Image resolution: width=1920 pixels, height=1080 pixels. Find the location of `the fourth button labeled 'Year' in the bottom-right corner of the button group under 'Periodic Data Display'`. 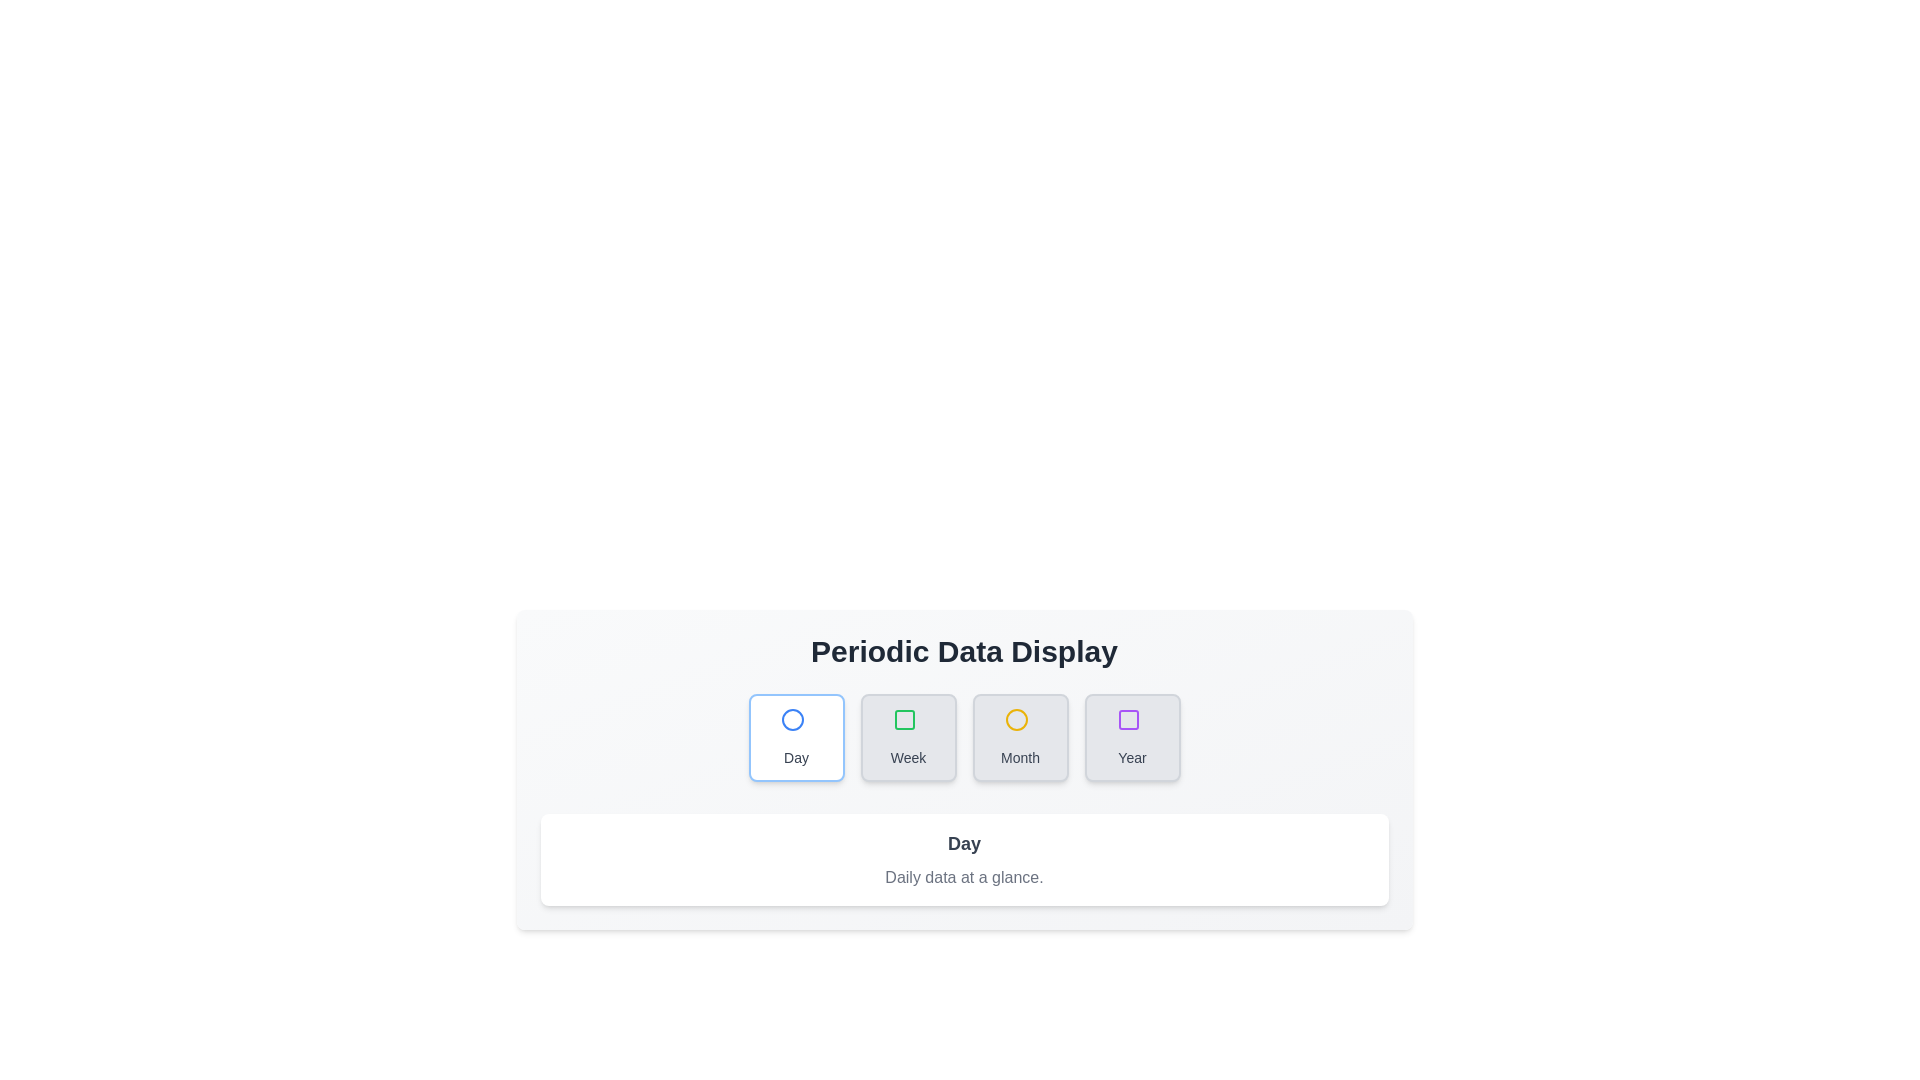

the fourth button labeled 'Year' in the bottom-right corner of the button group under 'Periodic Data Display' is located at coordinates (1132, 737).